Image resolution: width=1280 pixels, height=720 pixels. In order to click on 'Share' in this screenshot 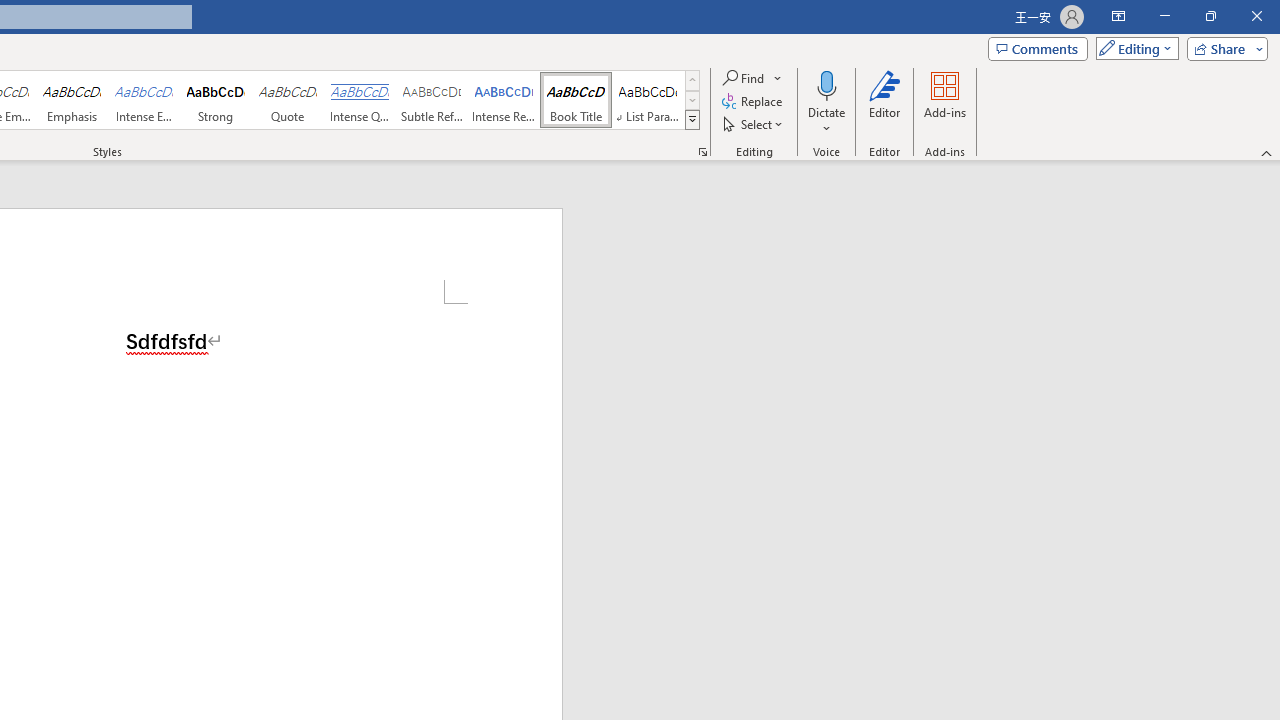, I will do `click(1222, 47)`.